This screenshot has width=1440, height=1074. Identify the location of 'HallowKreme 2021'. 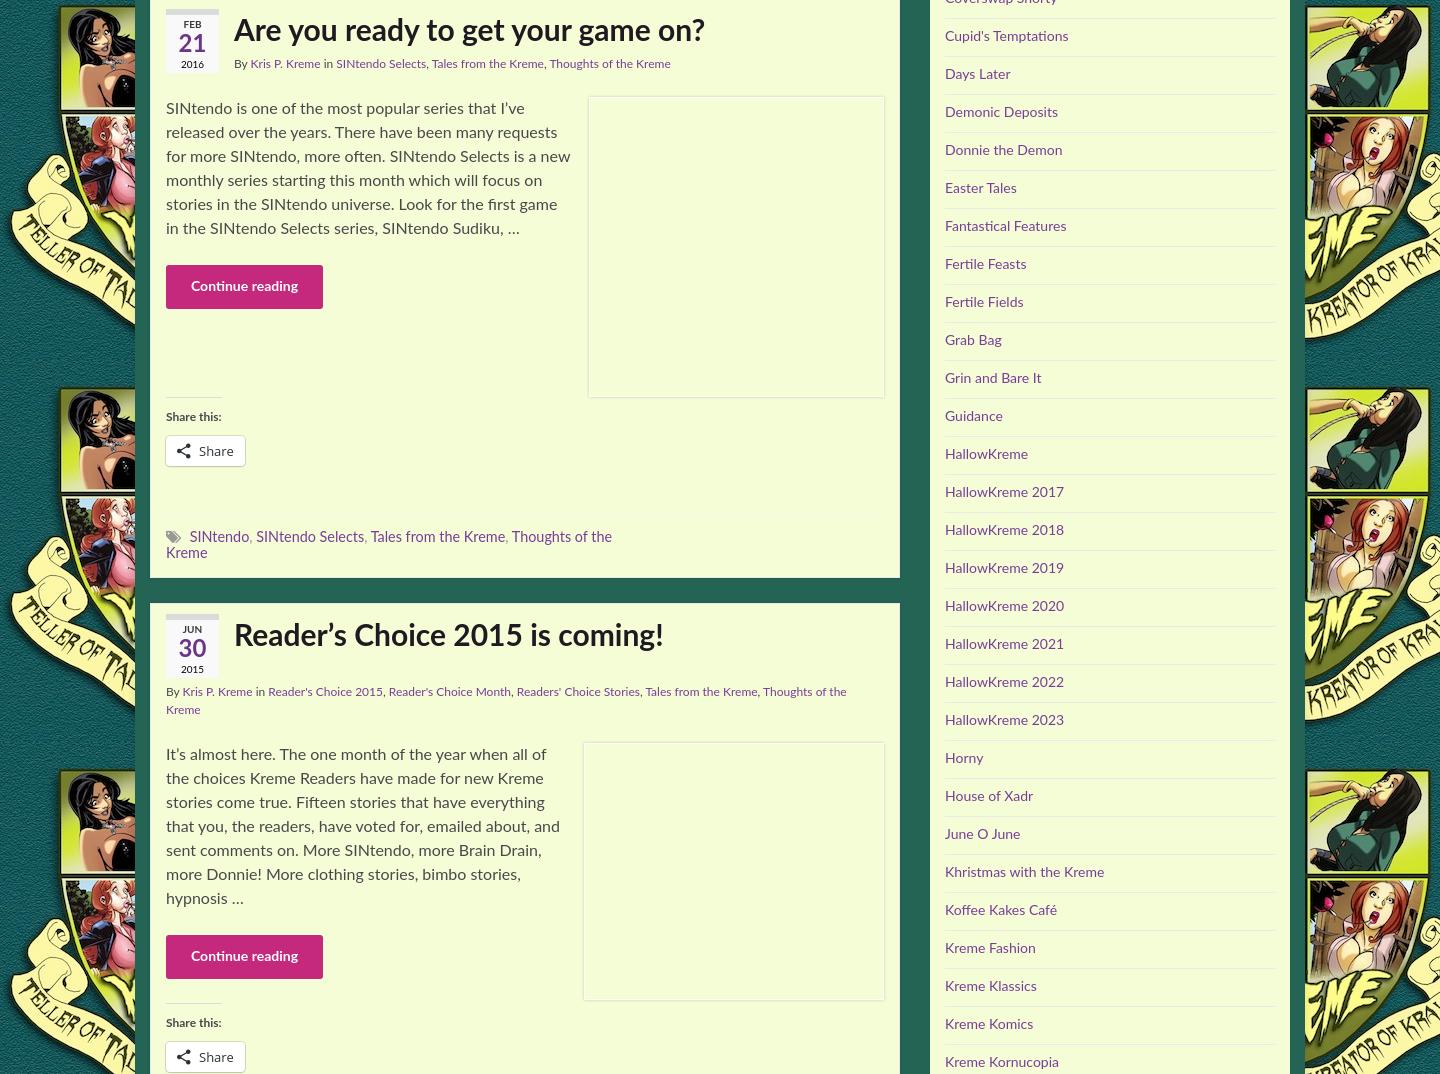
(1003, 644).